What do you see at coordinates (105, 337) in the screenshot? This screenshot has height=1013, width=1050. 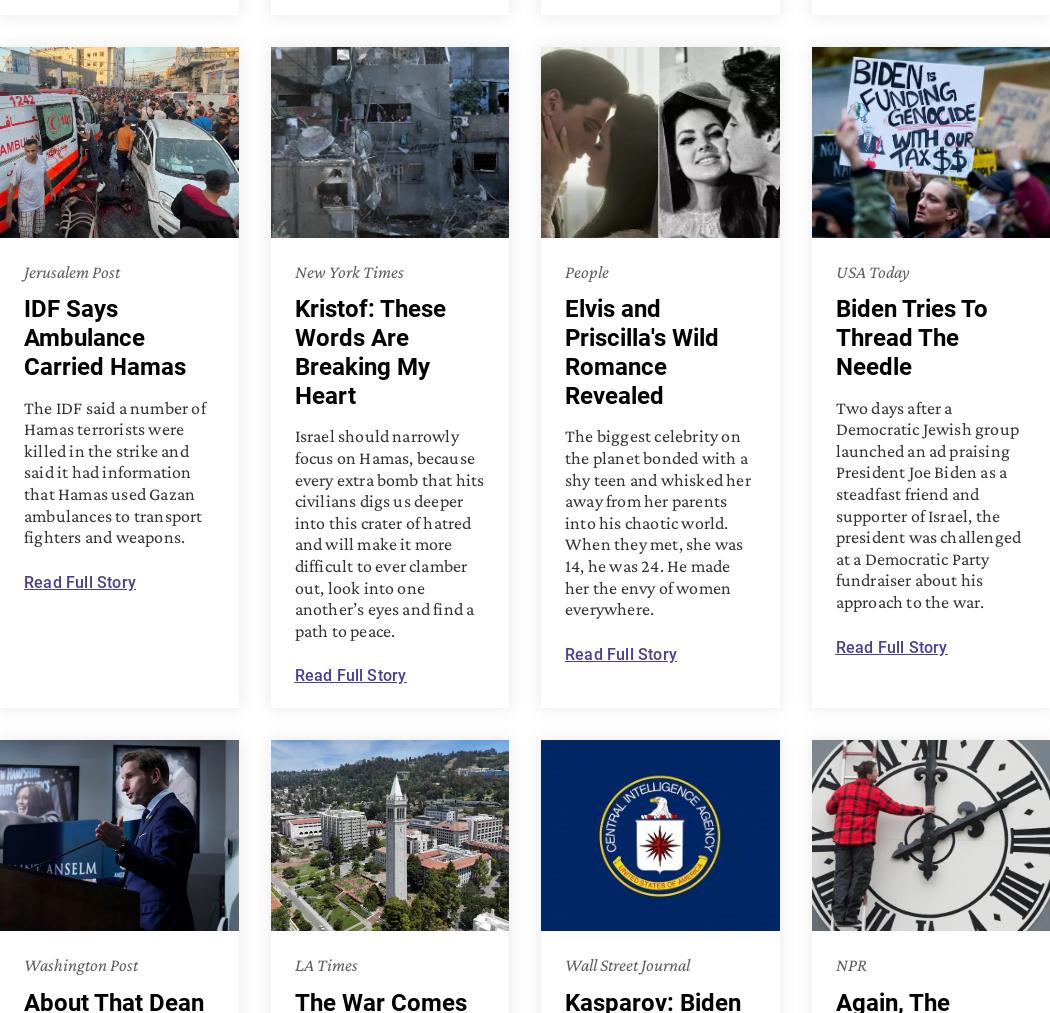 I see `'IDF Says Ambulance Carried Hamas'` at bounding box center [105, 337].